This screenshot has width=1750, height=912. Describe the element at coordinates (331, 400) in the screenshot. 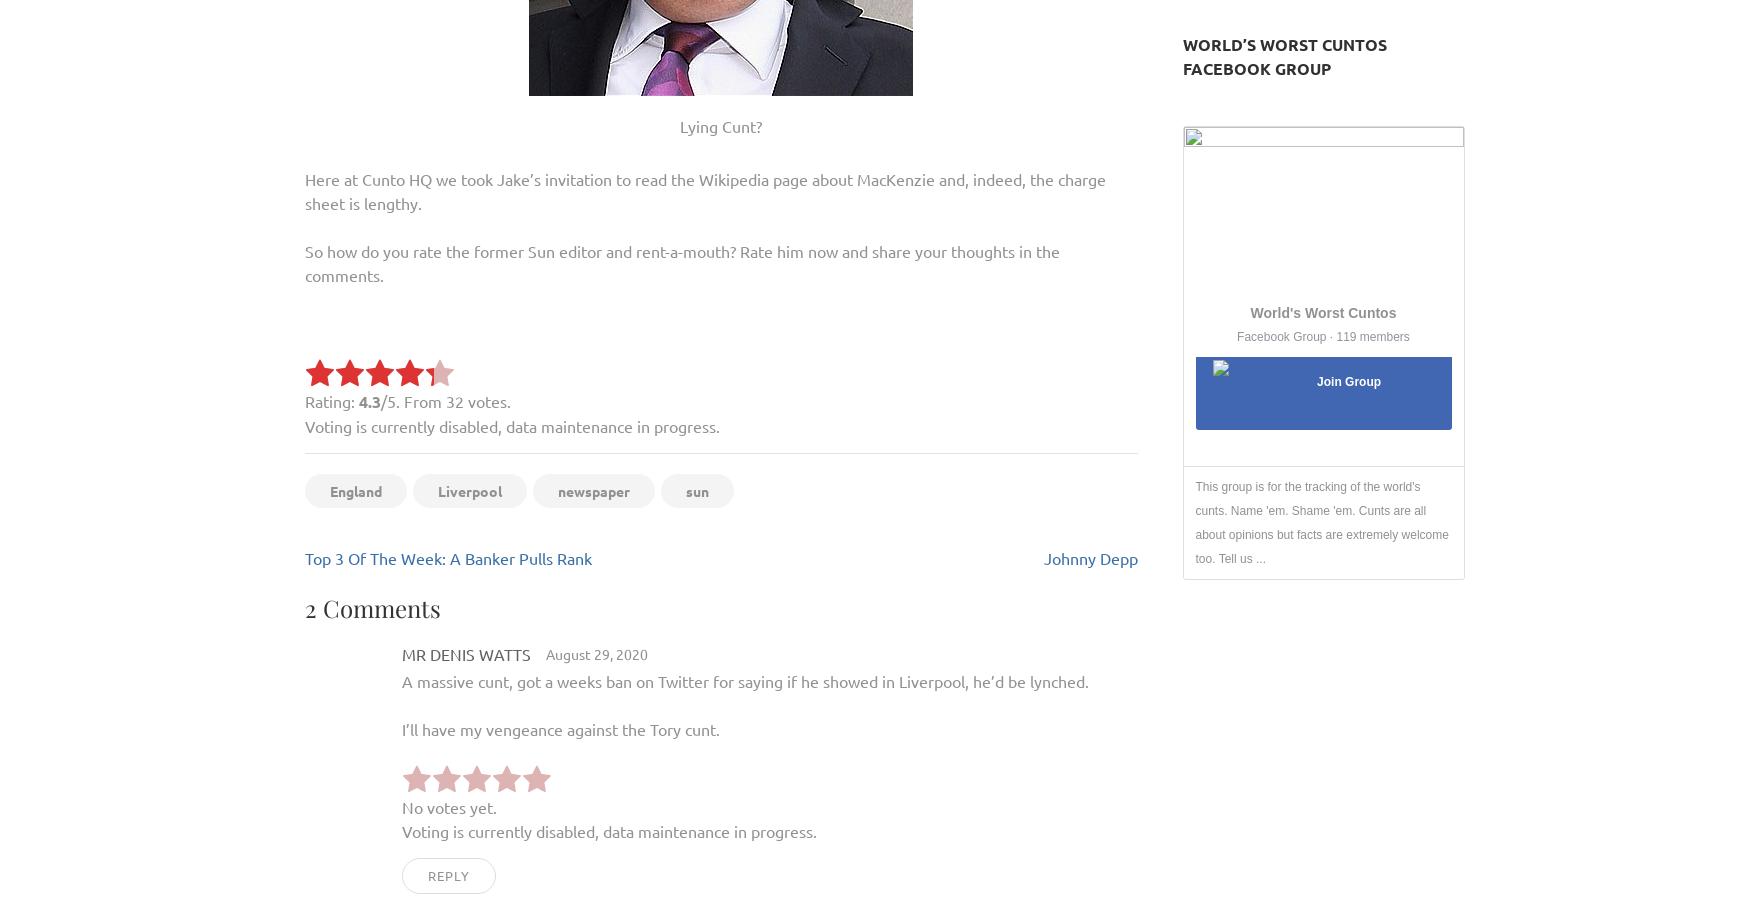

I see `'Rating:'` at that location.